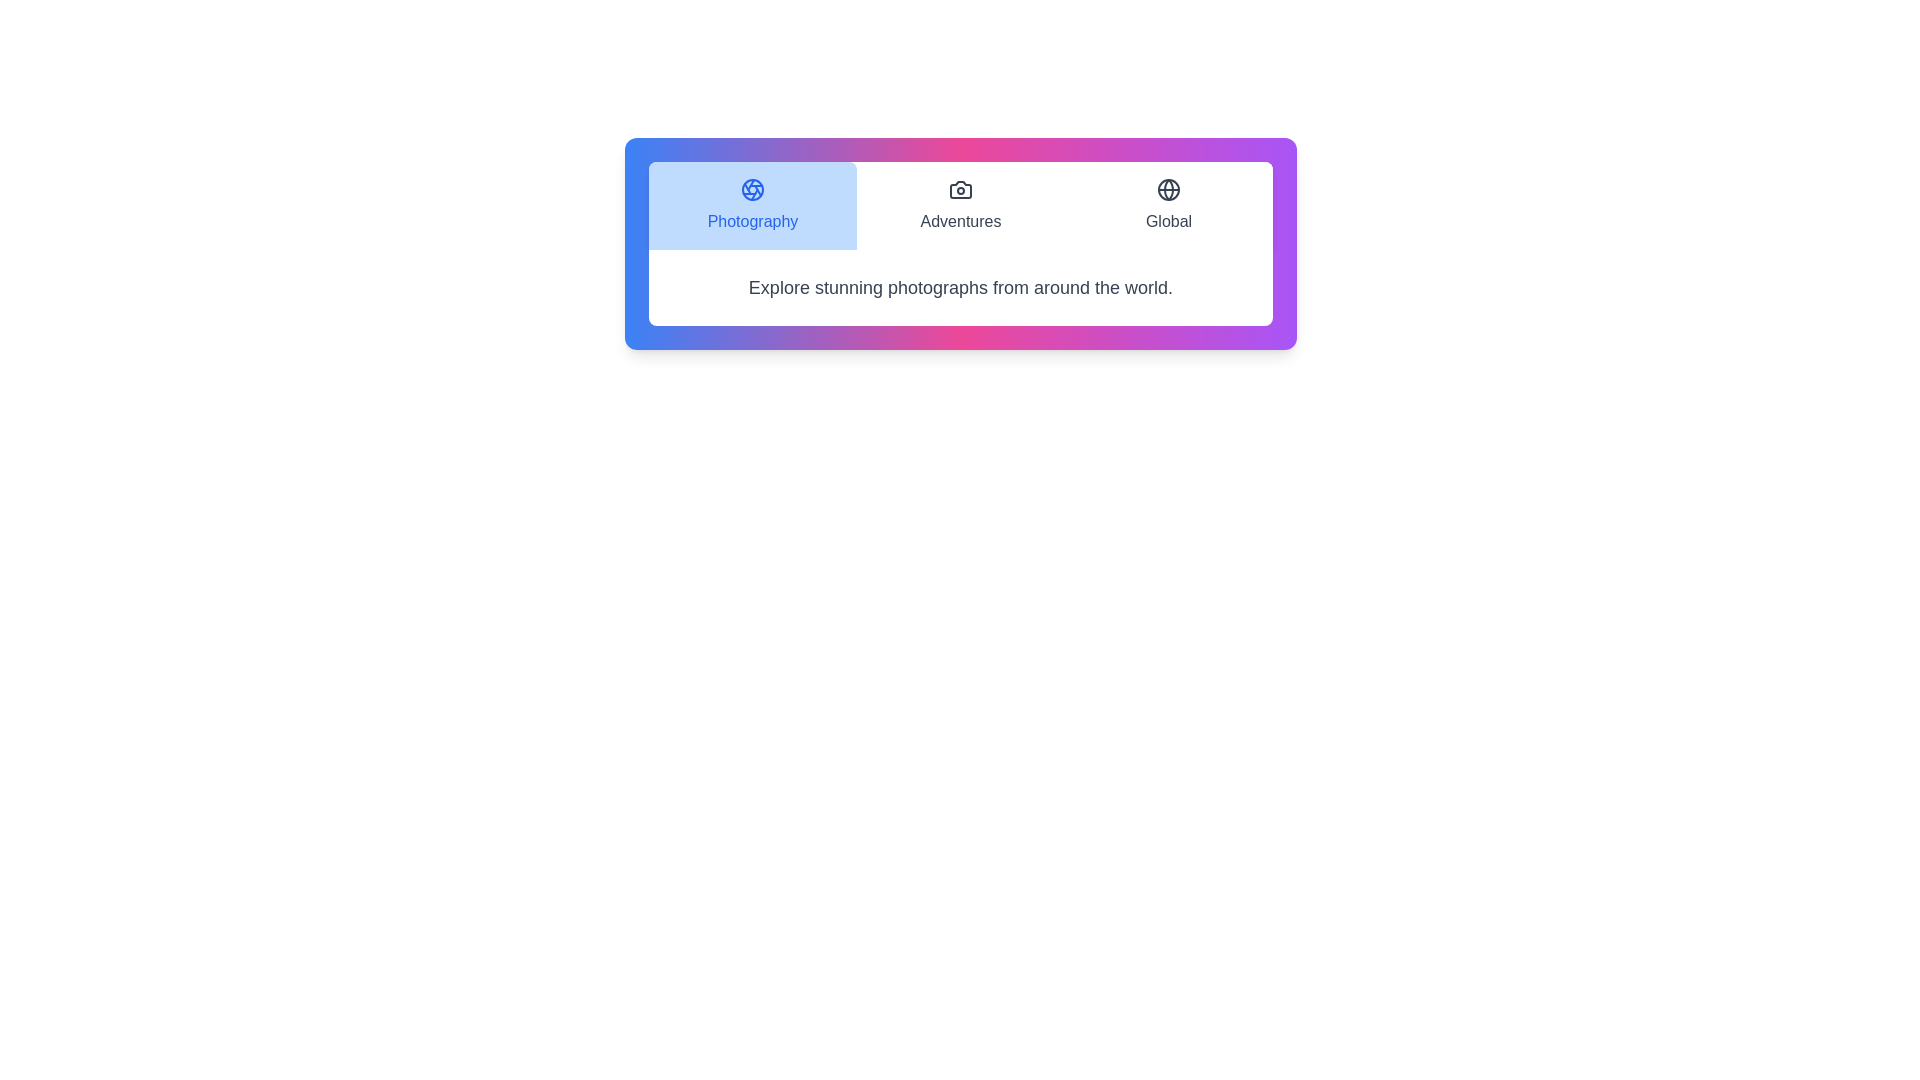 The width and height of the screenshot is (1920, 1080). Describe the element at coordinates (960, 189) in the screenshot. I see `the camera body icon, which is a minimalist line-style illustration with rounded edges, located within the 'Adventures' tab` at that location.